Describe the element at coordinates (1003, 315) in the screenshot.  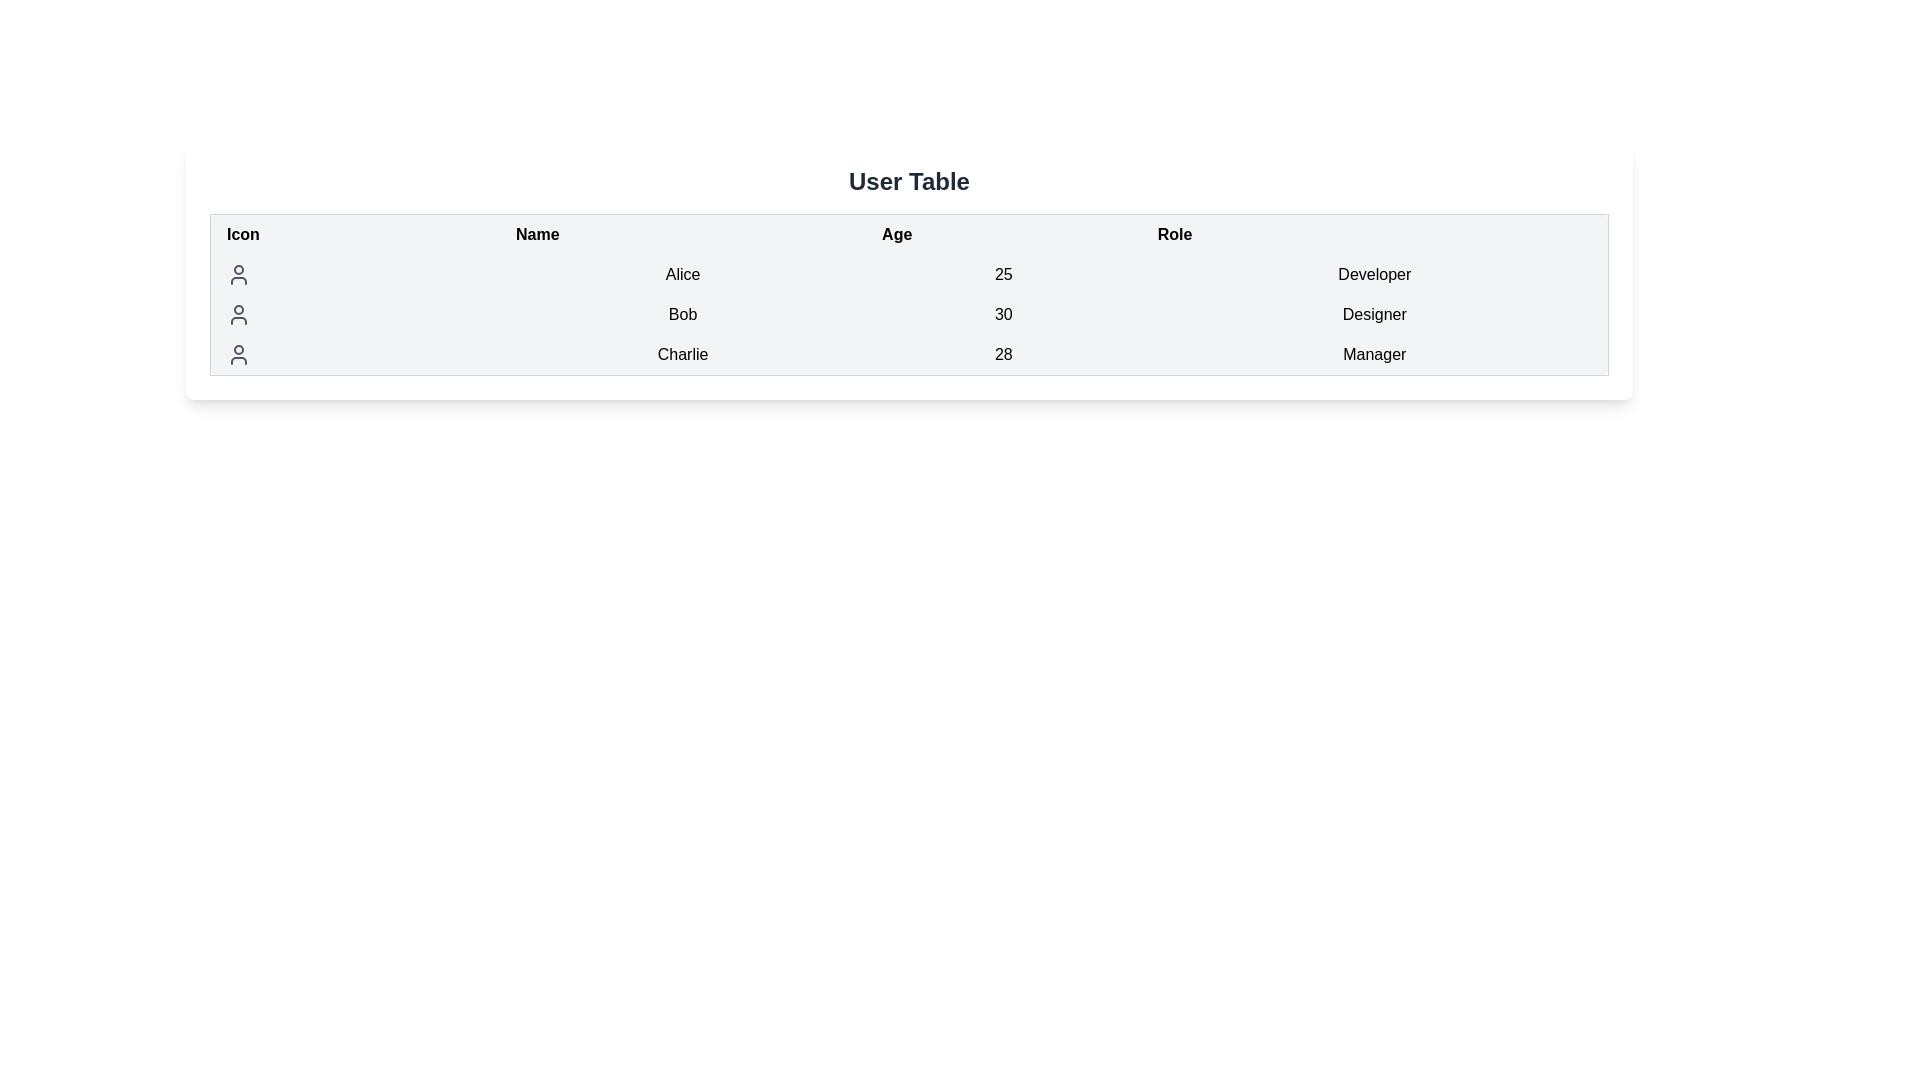
I see `the static text displaying the age of 'Bob', which is 30, located in the 'Age' column of the user details table` at that location.